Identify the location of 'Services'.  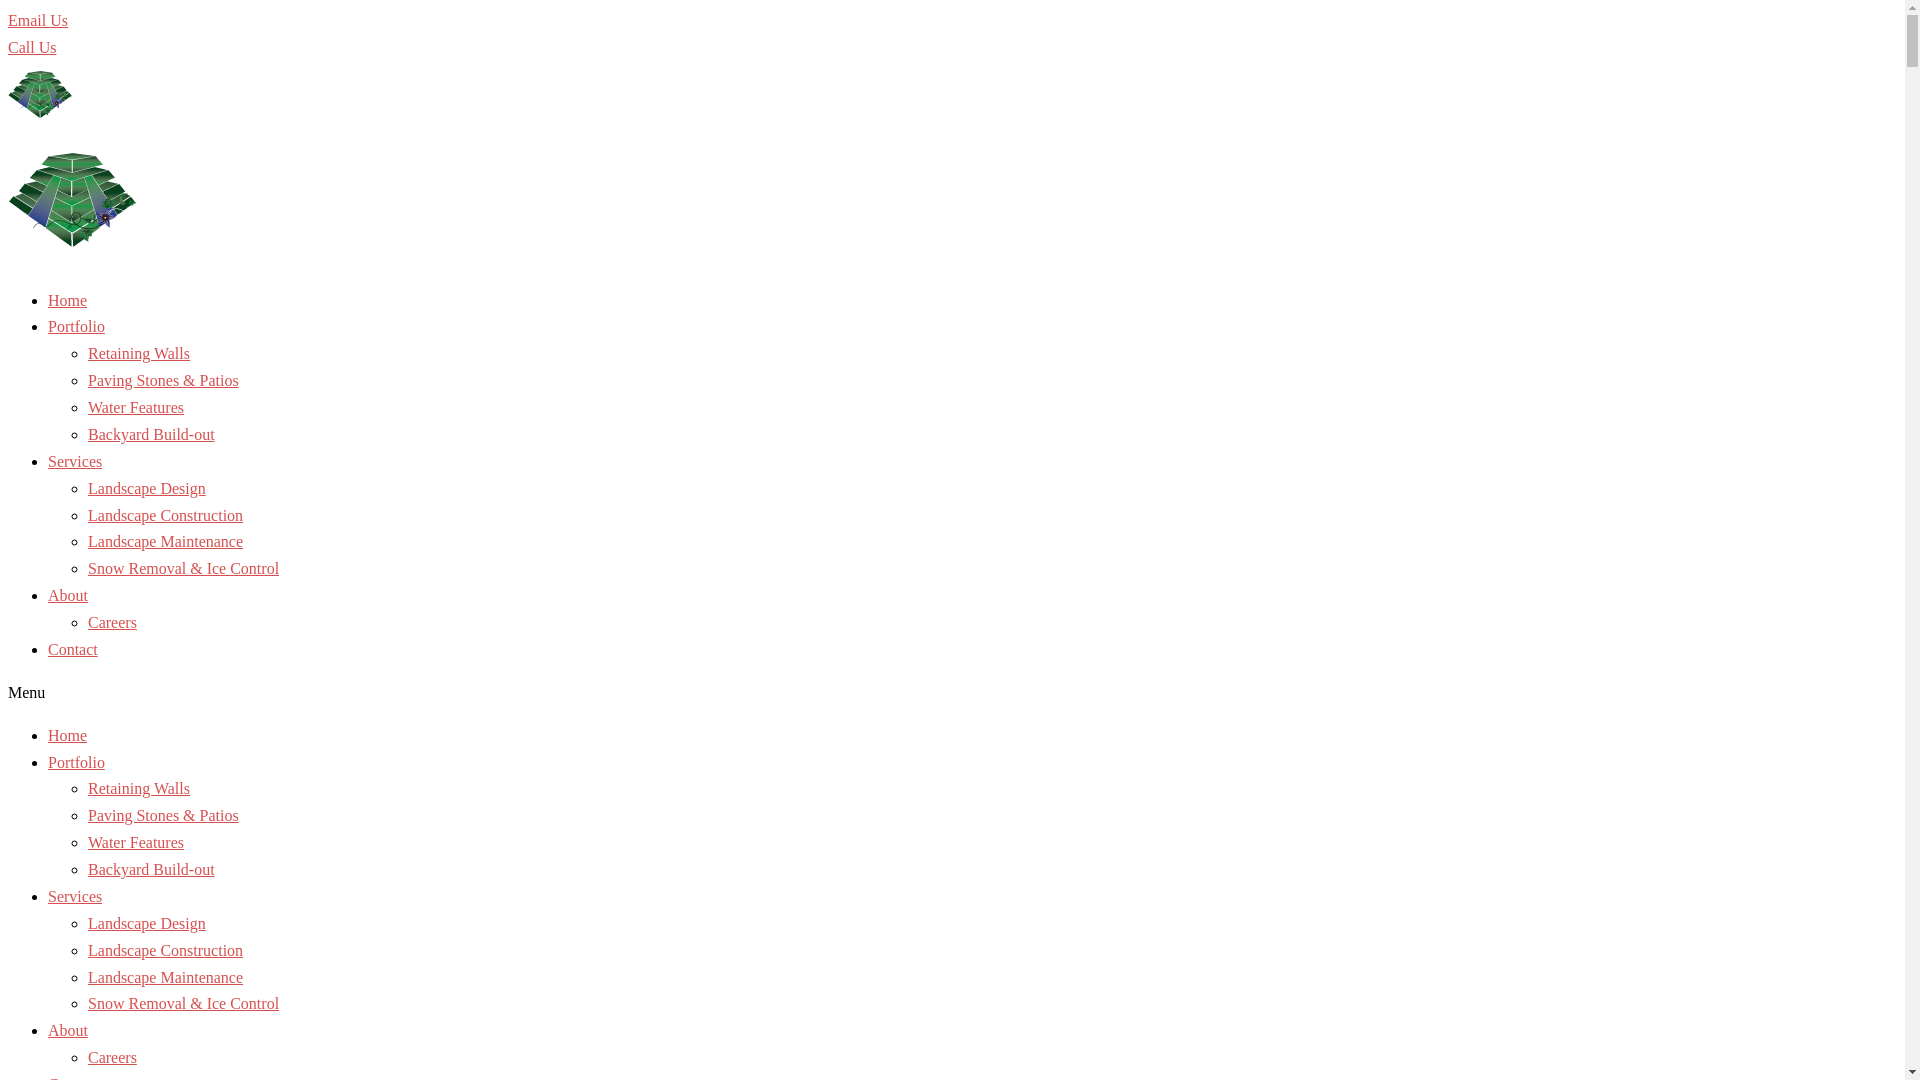
(75, 461).